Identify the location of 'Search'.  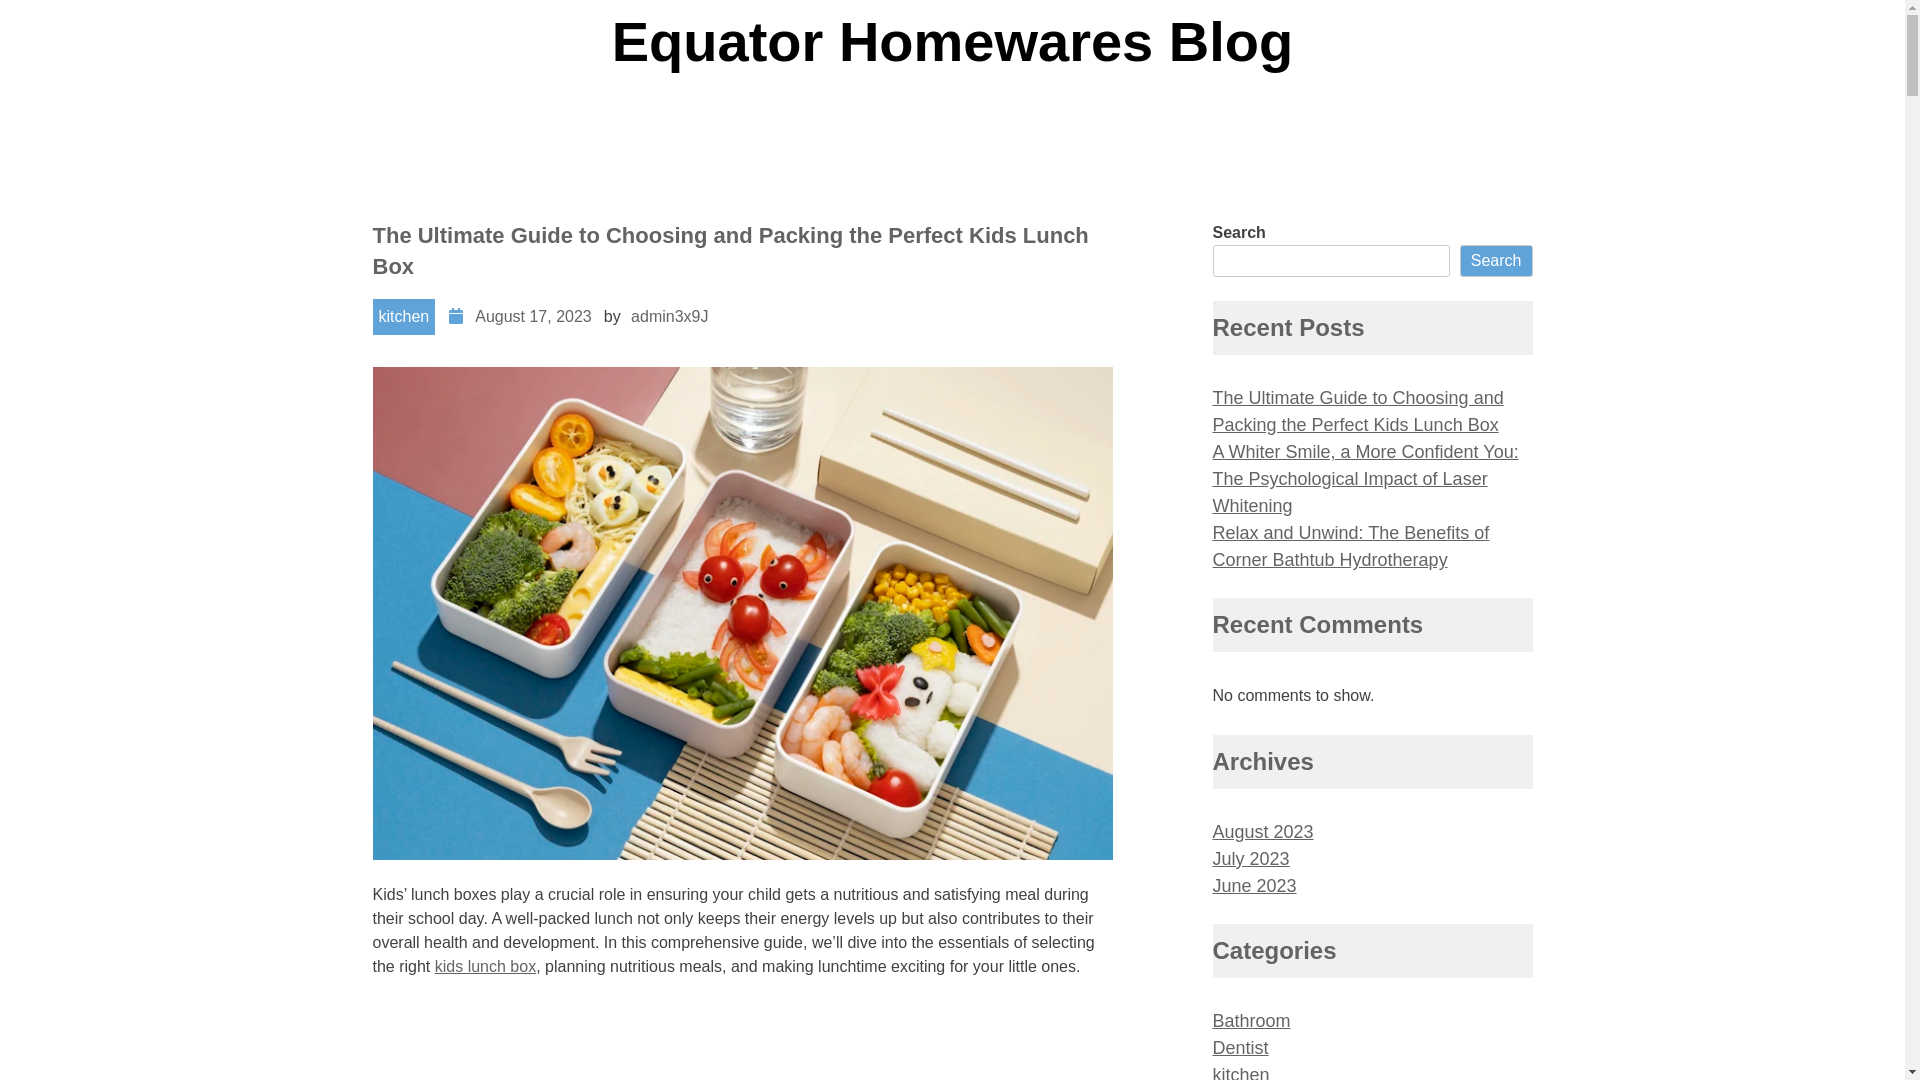
(1496, 260).